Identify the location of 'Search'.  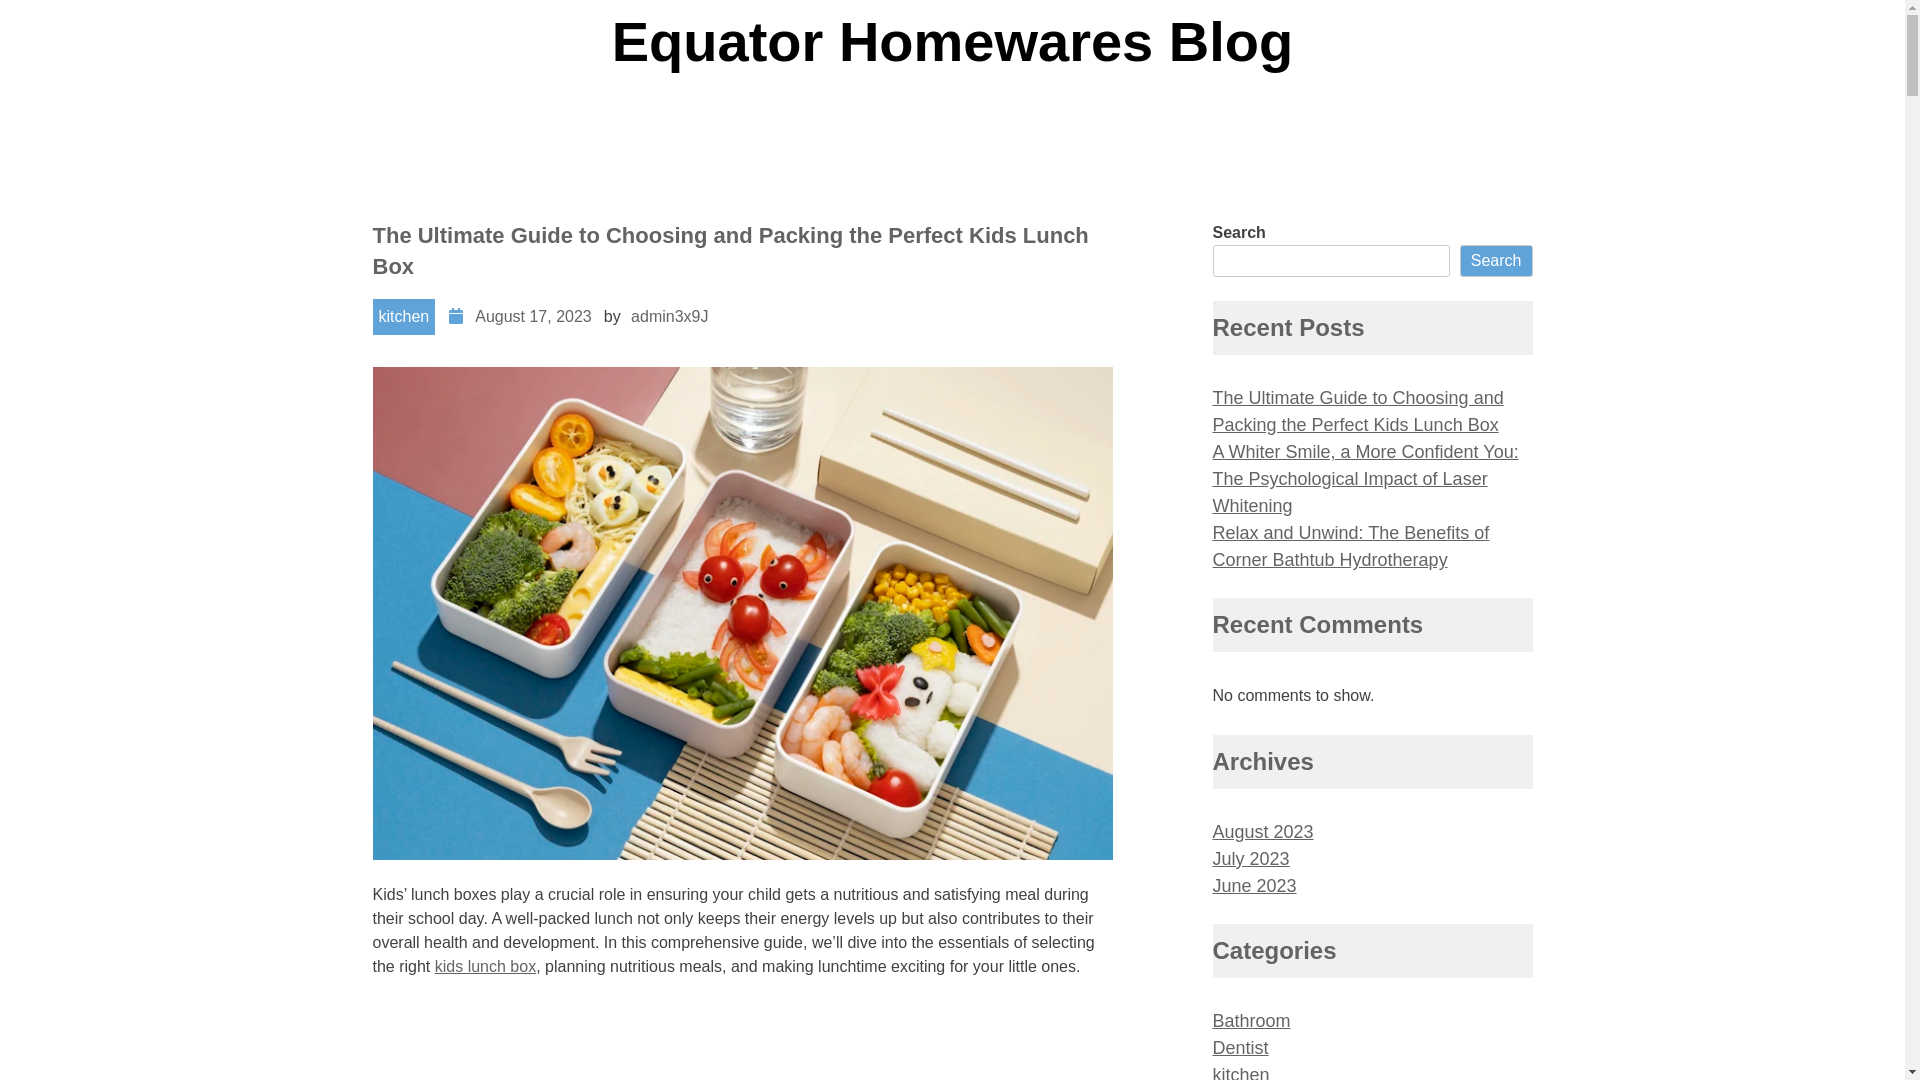
(1496, 260).